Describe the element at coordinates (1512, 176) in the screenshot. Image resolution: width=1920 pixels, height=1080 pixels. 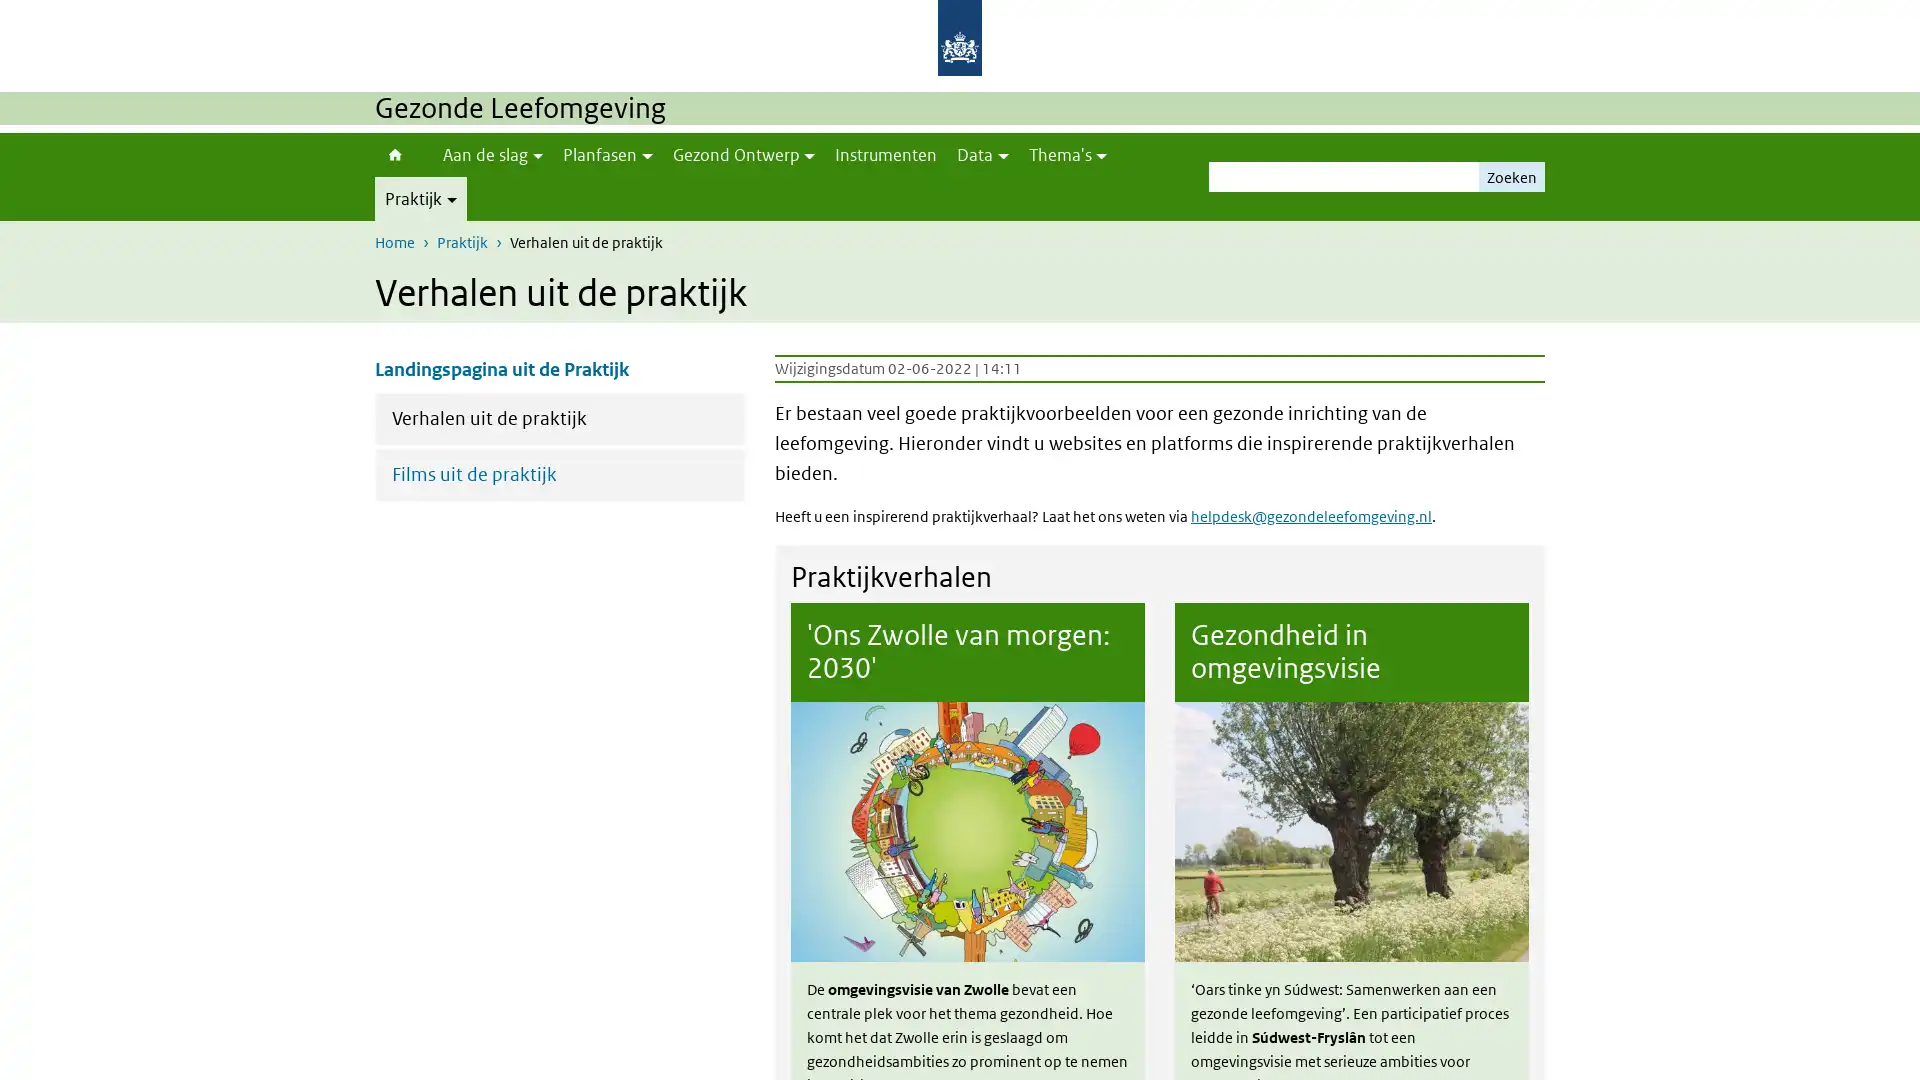
I see `Zoeken` at that location.